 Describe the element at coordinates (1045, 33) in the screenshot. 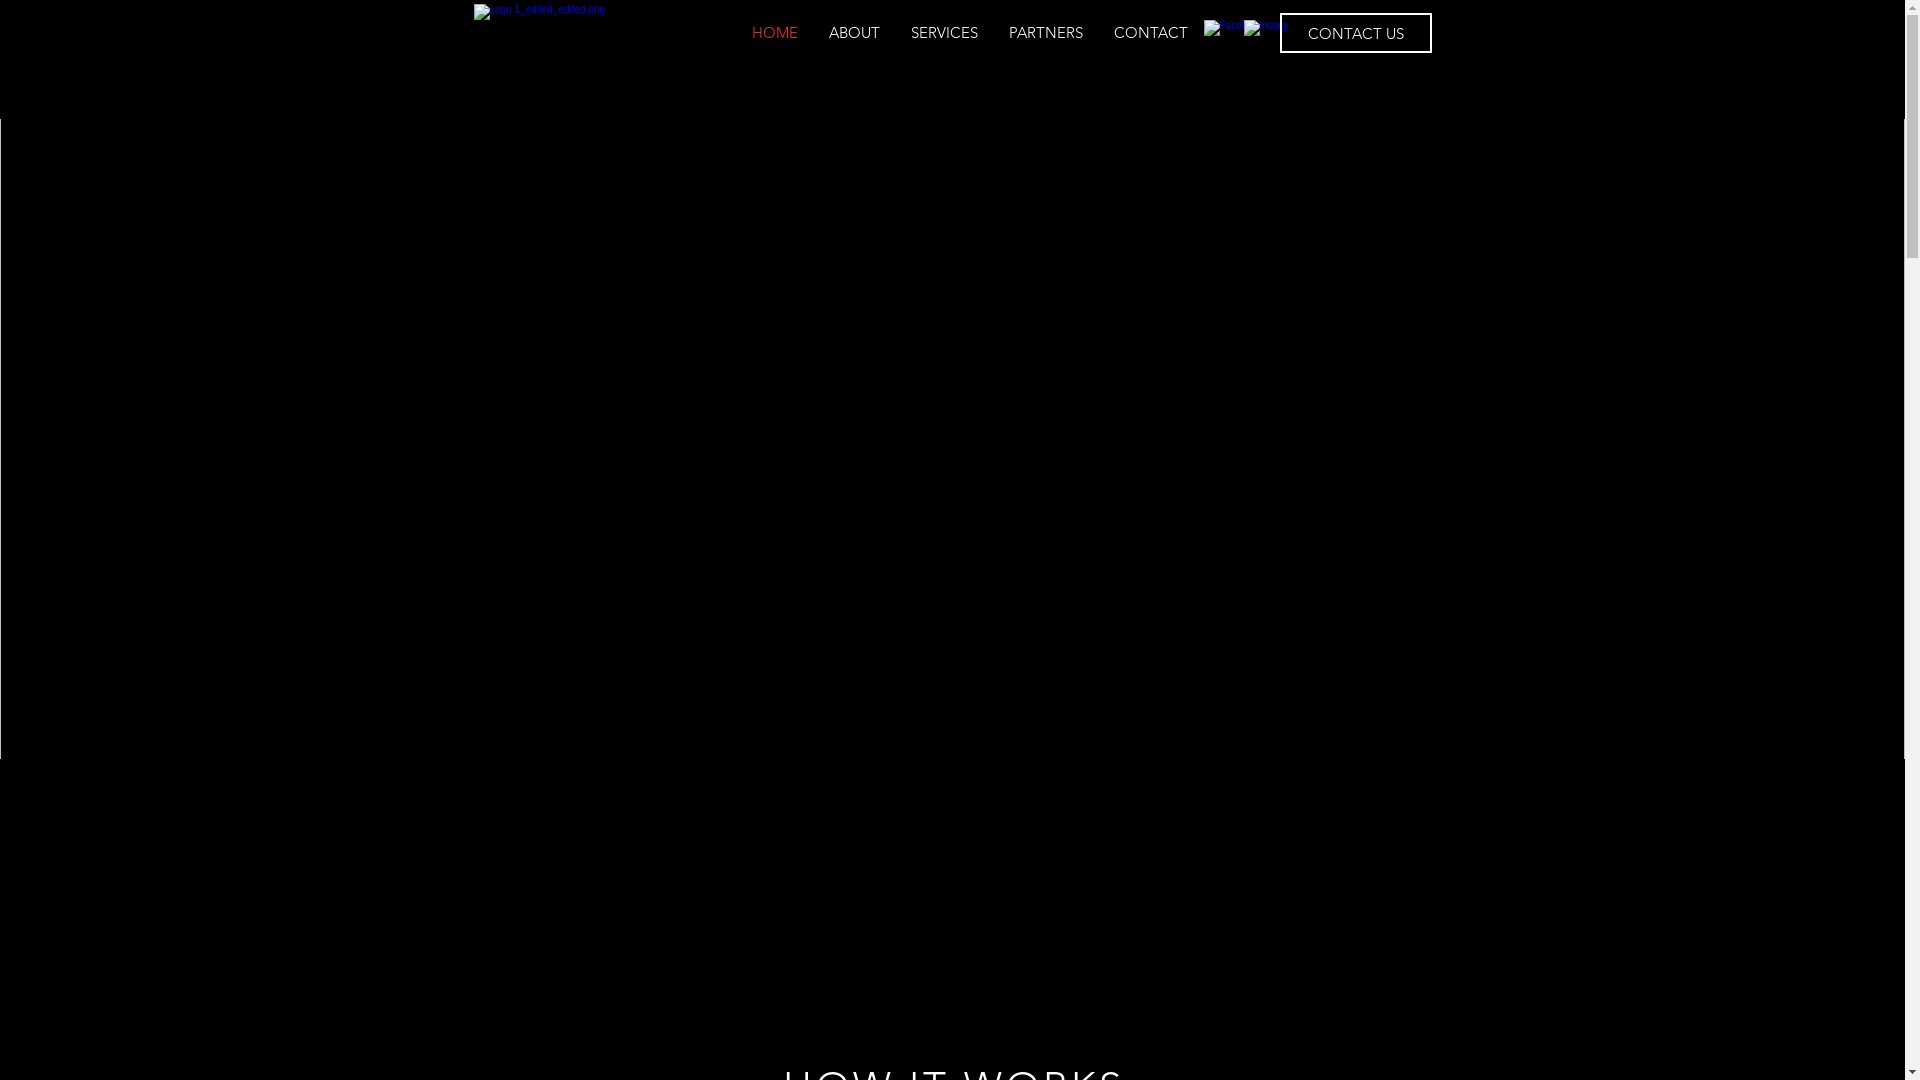

I see `'PARTNERS'` at that location.